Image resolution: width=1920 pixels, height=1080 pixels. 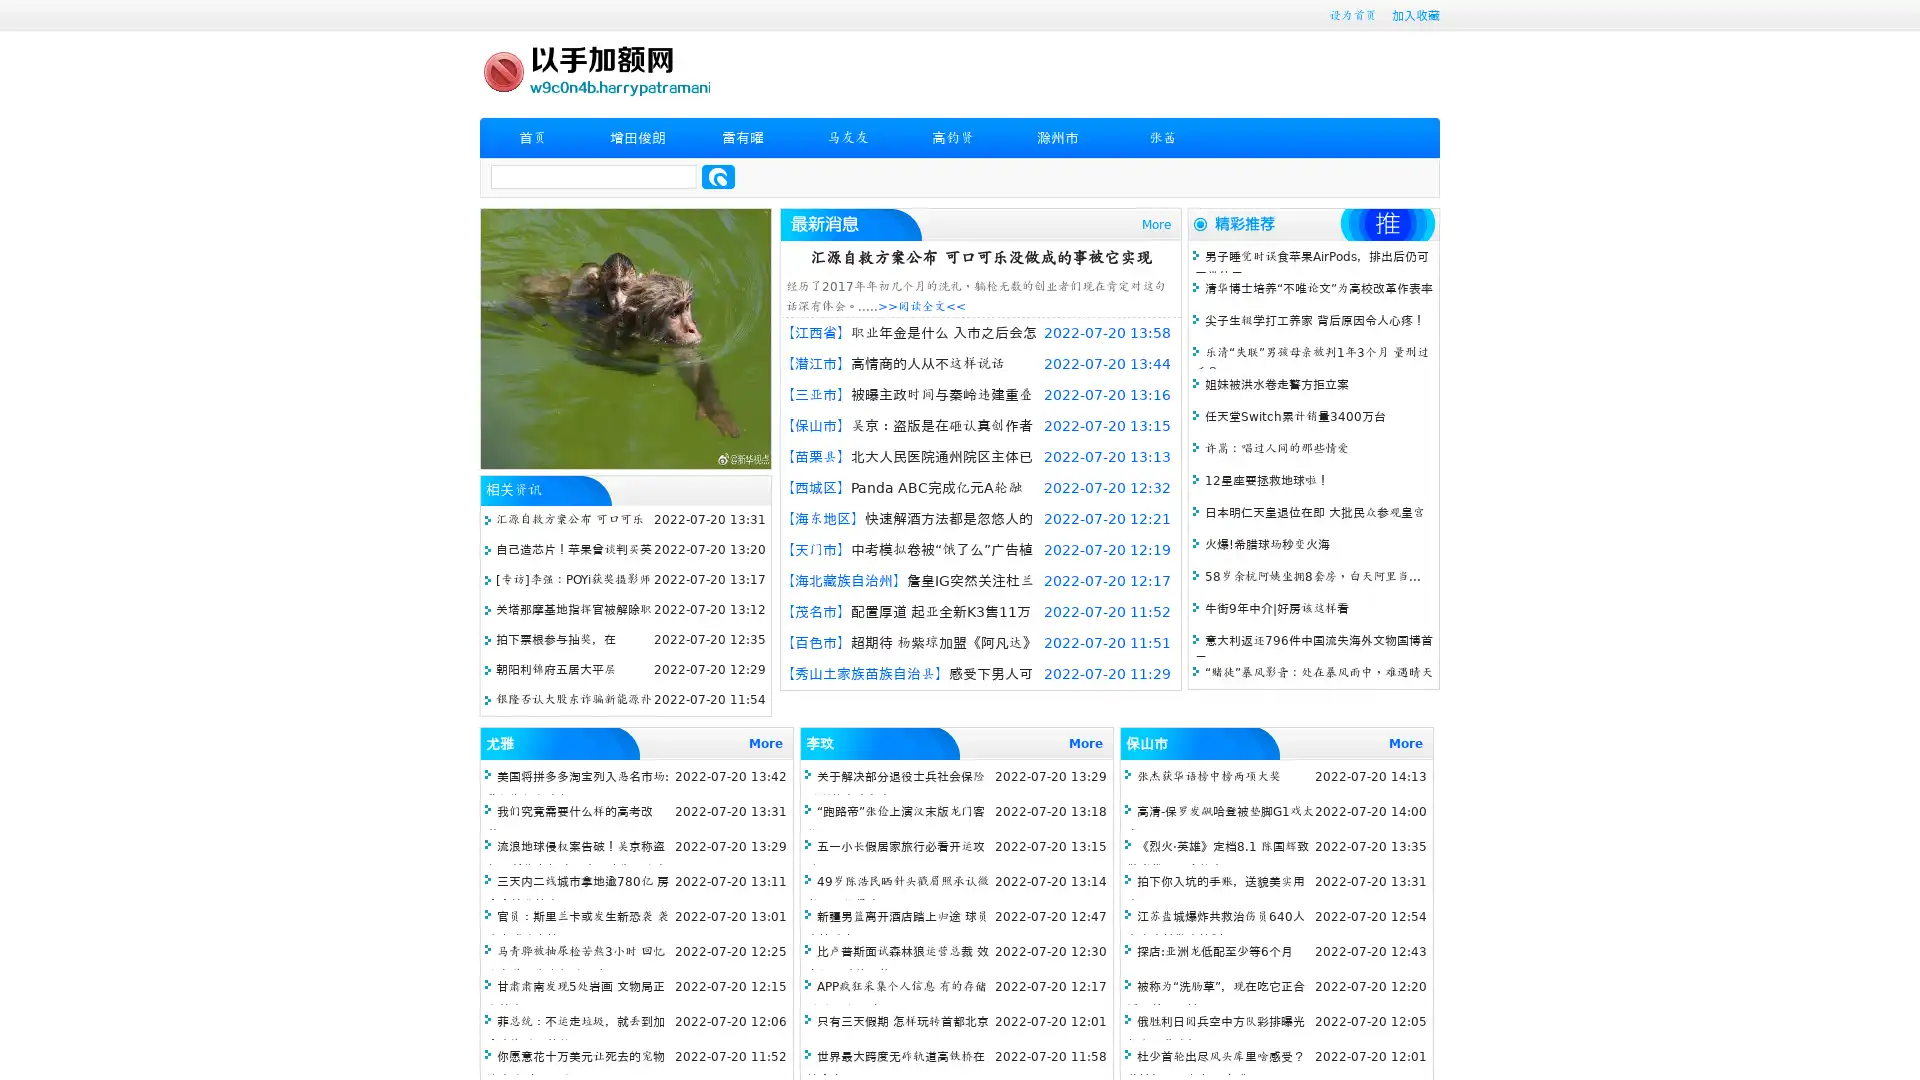 I want to click on Search, so click(x=718, y=176).